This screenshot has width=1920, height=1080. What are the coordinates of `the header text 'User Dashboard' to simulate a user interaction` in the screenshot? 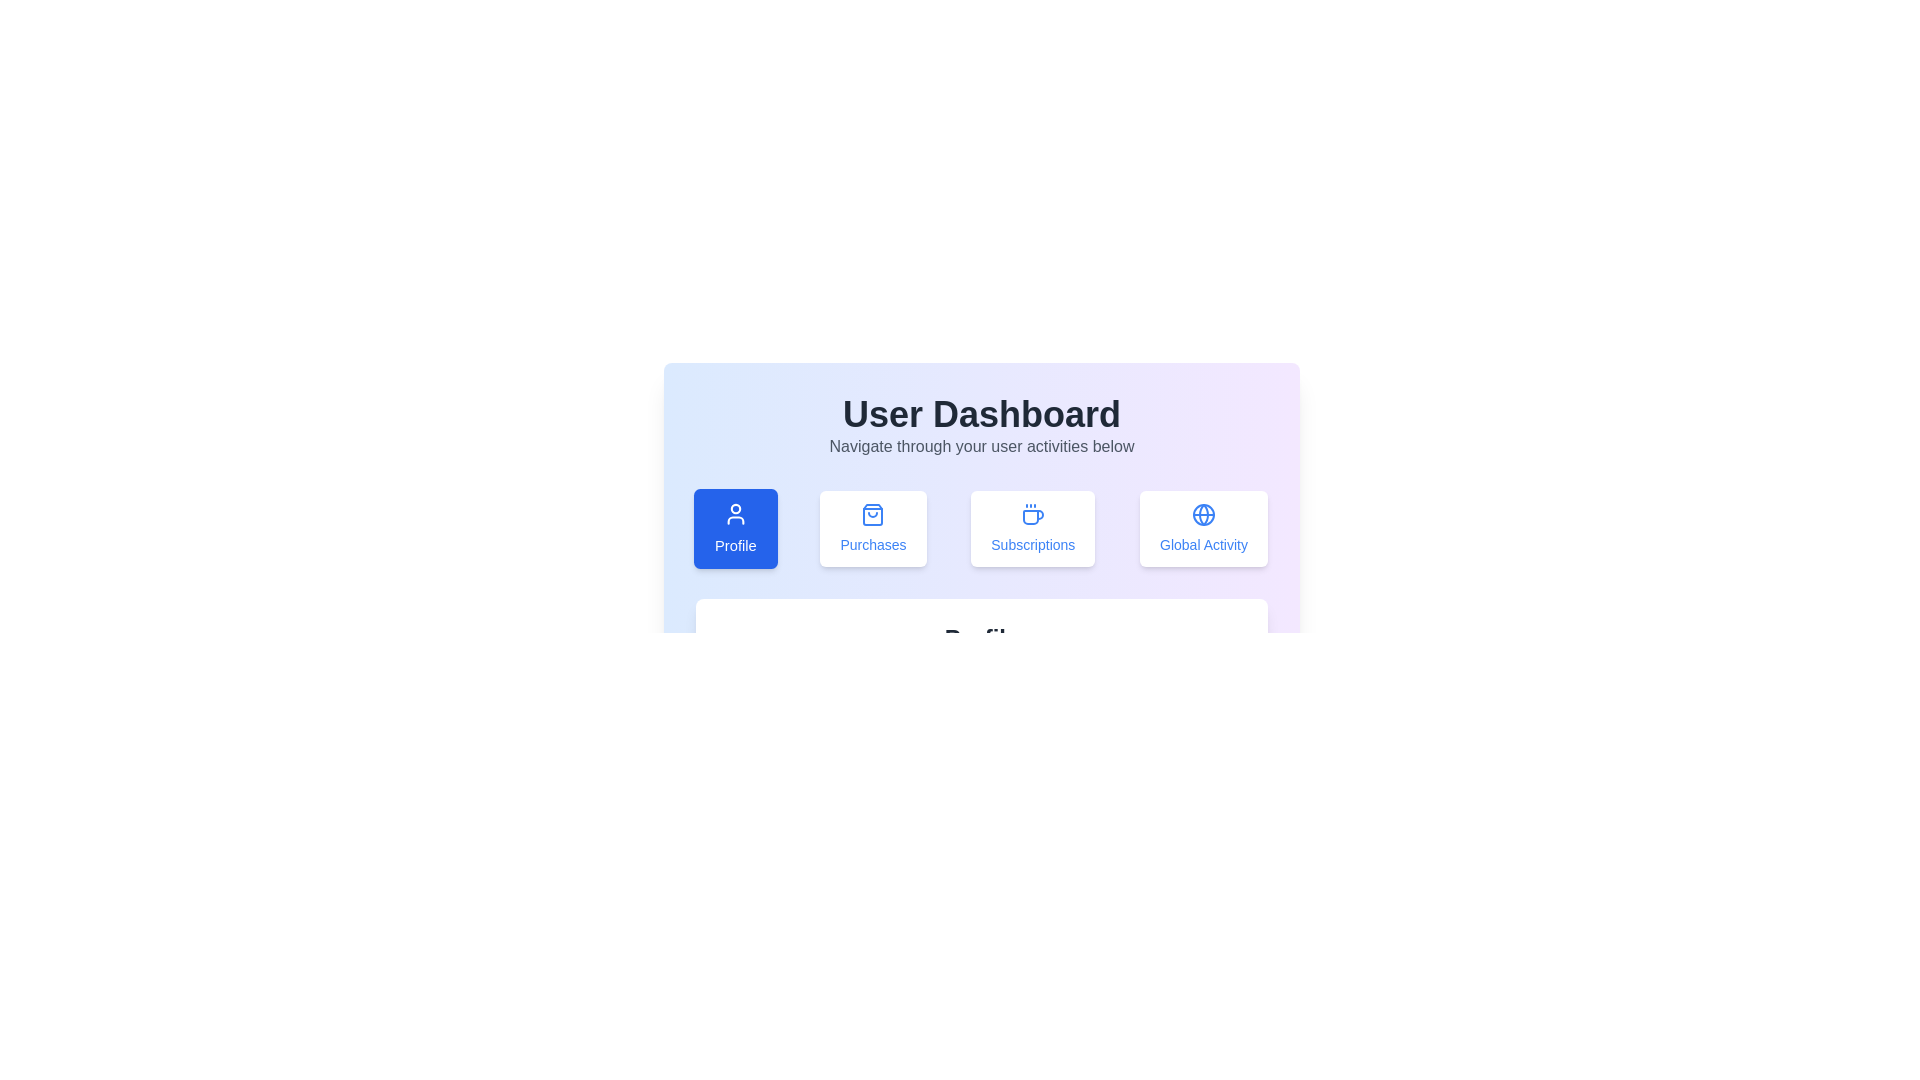 It's located at (982, 414).